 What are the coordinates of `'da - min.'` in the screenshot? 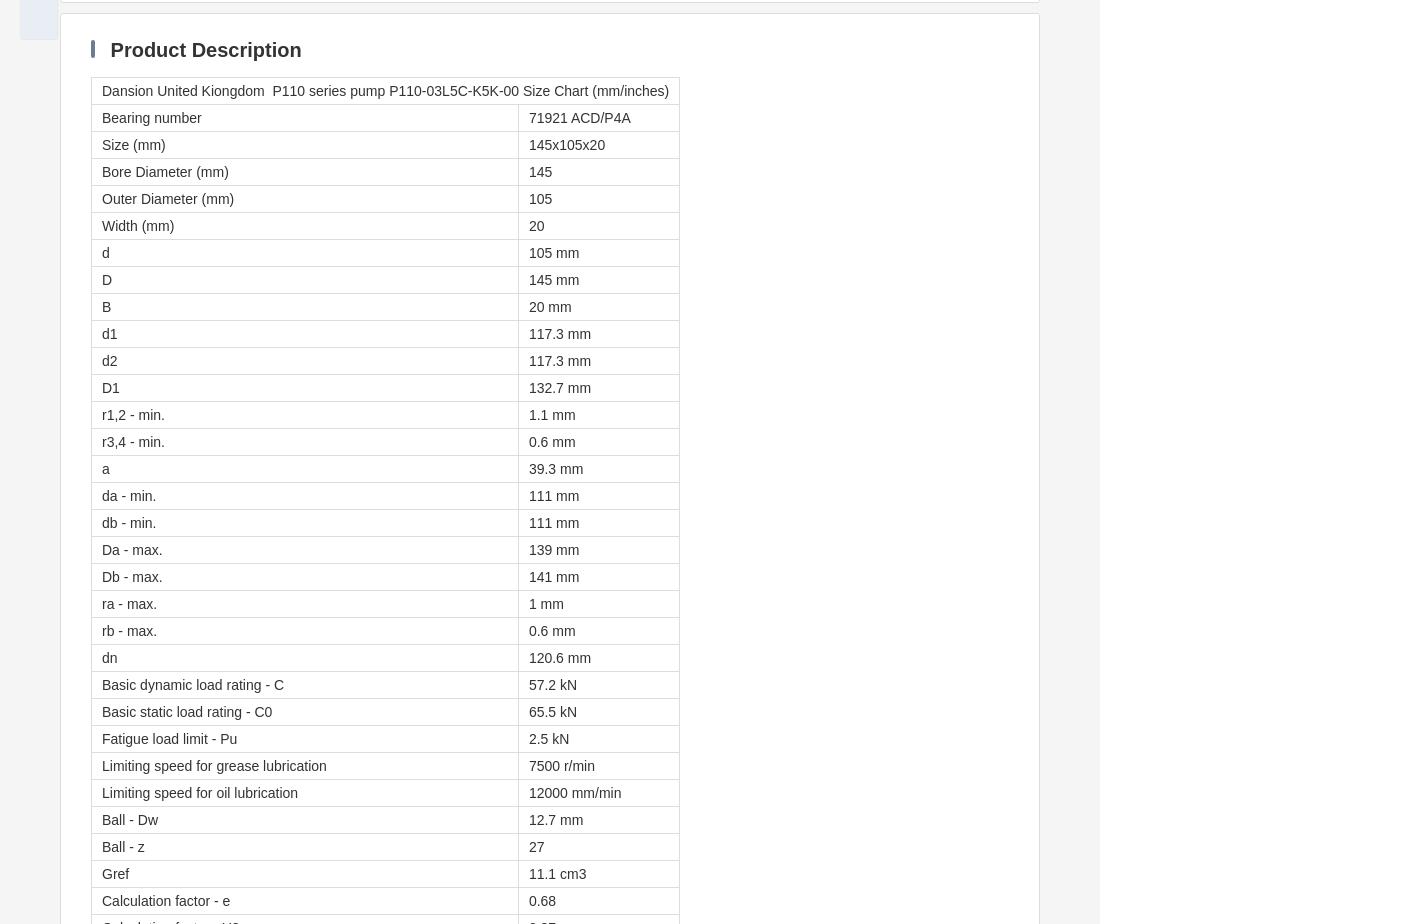 It's located at (128, 496).